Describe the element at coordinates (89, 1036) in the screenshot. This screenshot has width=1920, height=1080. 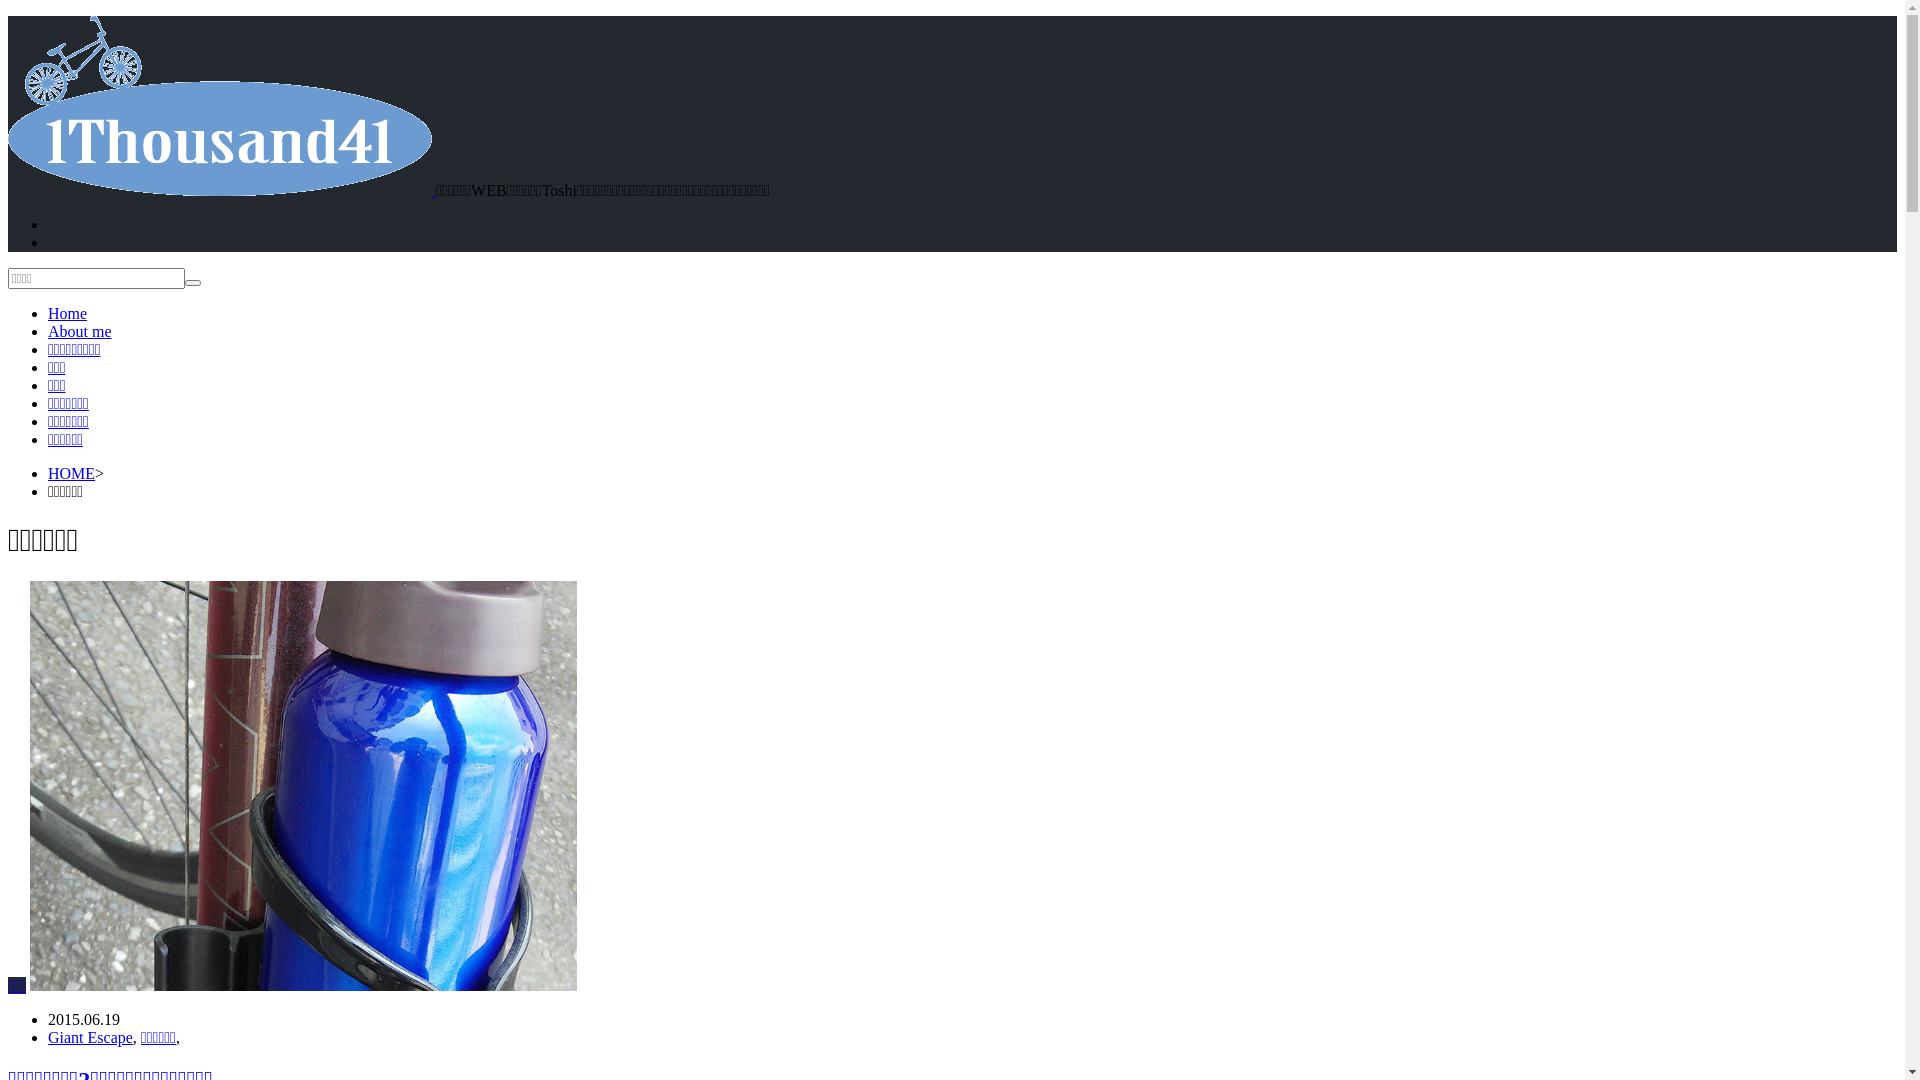
I see `'Giant Escape'` at that location.